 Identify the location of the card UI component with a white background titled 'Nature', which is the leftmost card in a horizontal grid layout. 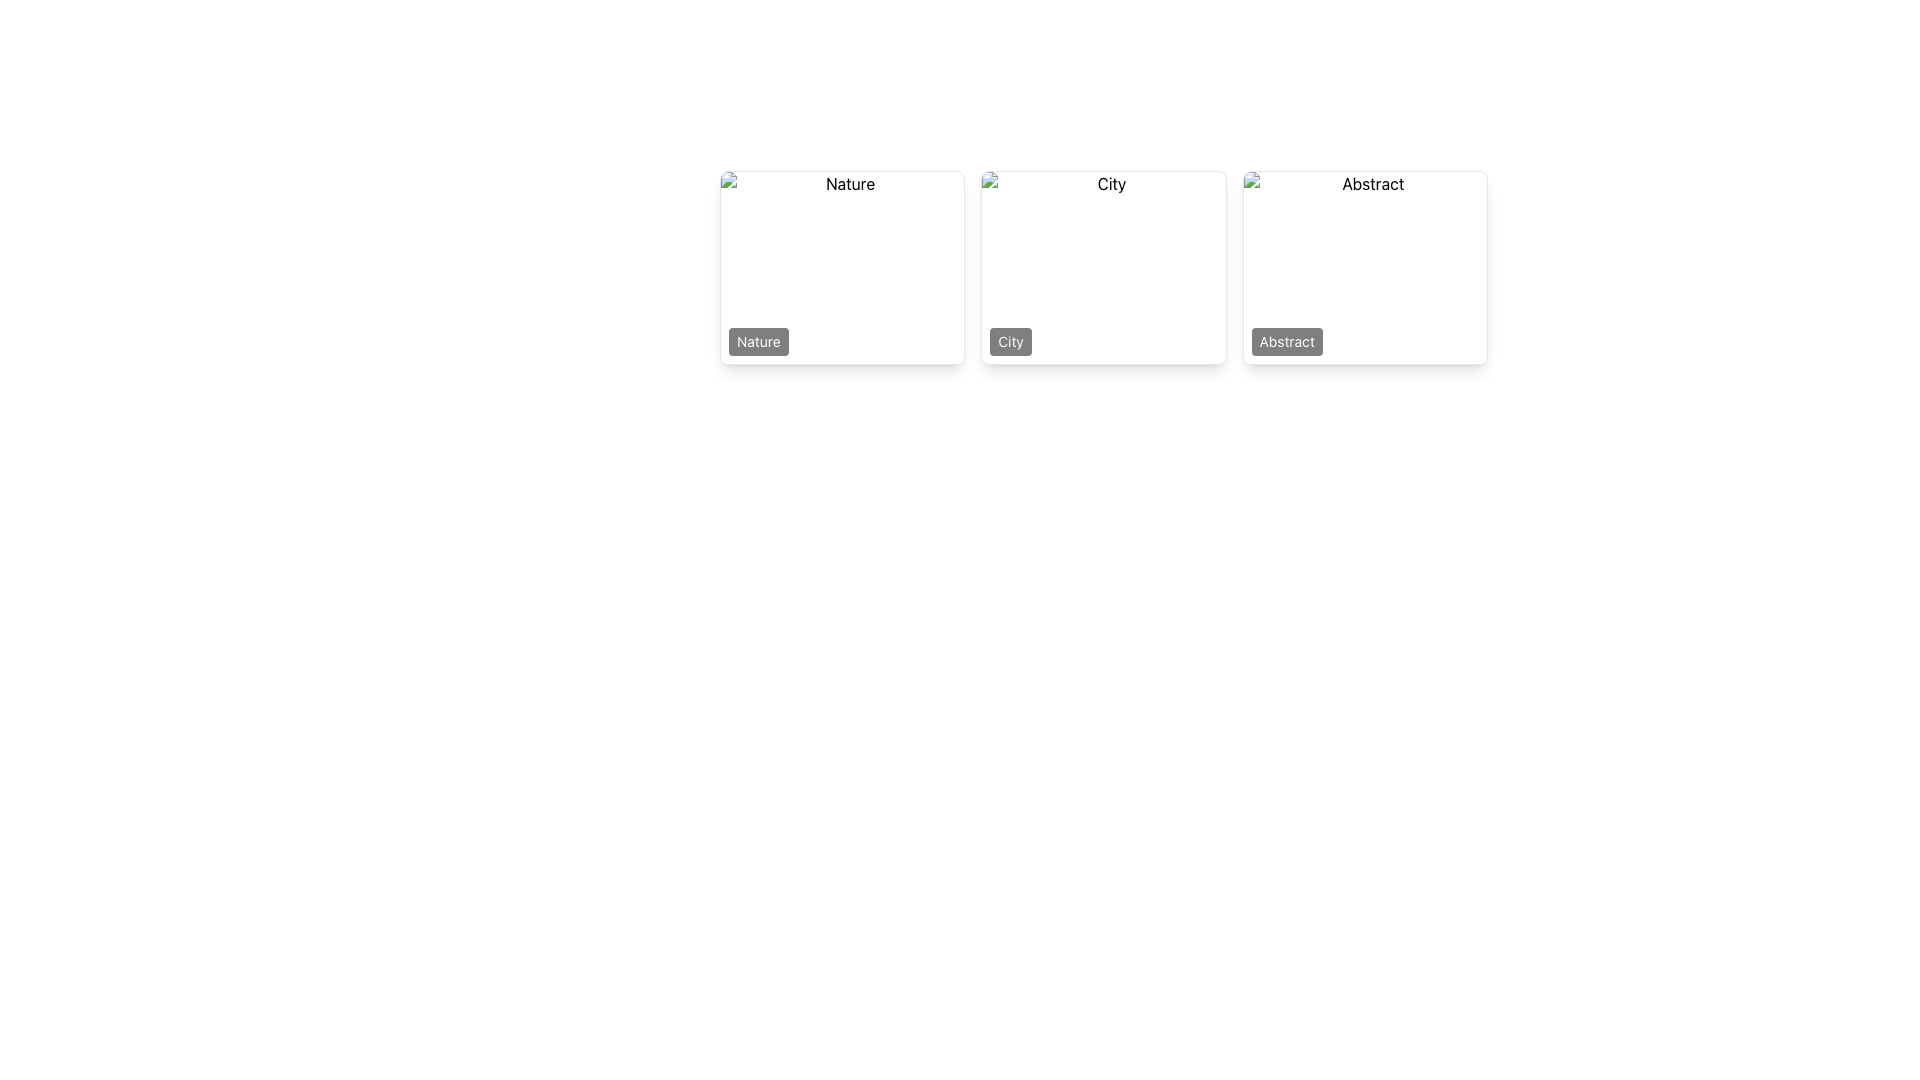
(842, 266).